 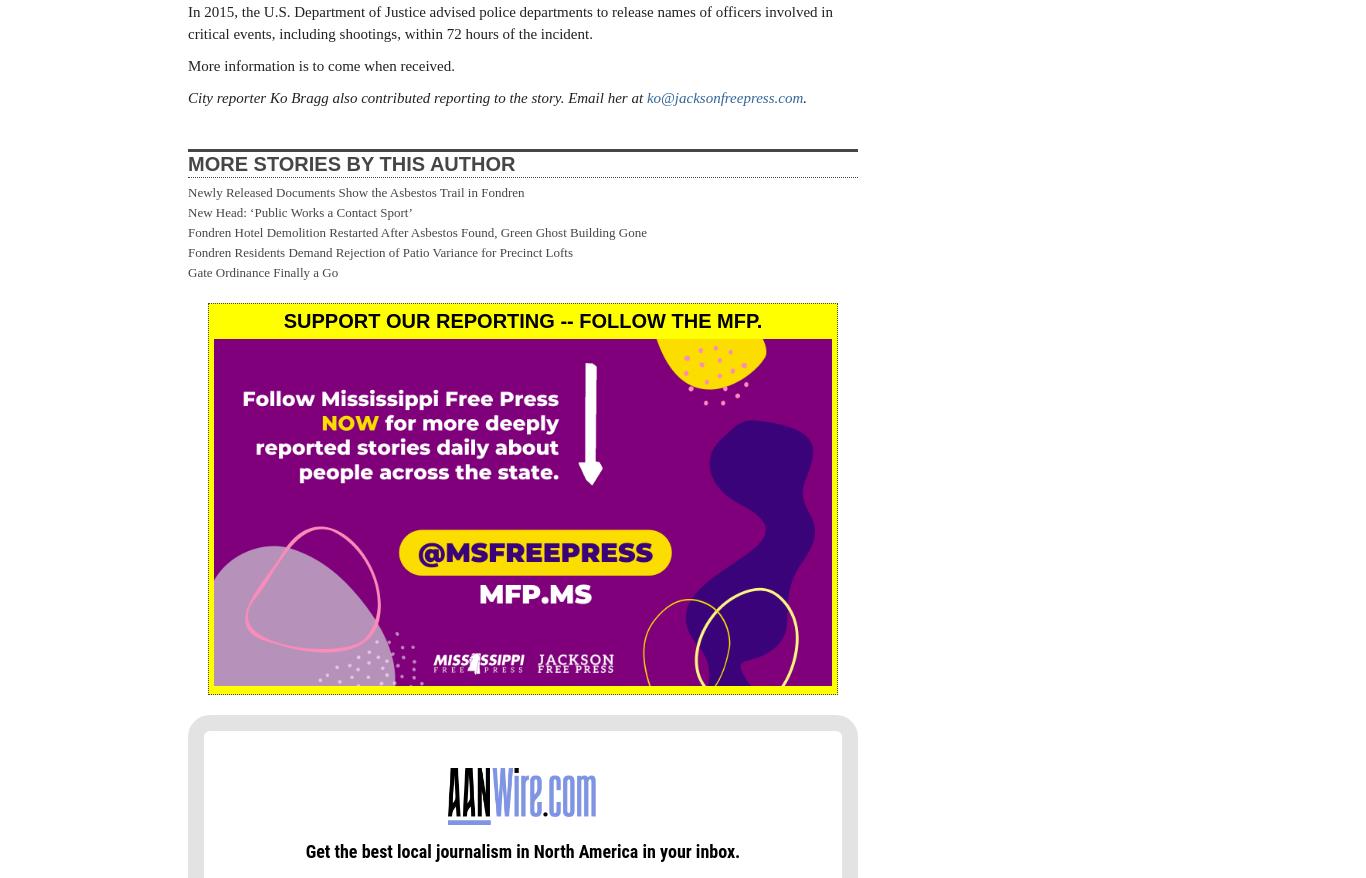 I want to click on 'Fondren Hotel Demolition Restarted After Asbestos Found, Green Ghost Building Gone', so click(x=416, y=231).